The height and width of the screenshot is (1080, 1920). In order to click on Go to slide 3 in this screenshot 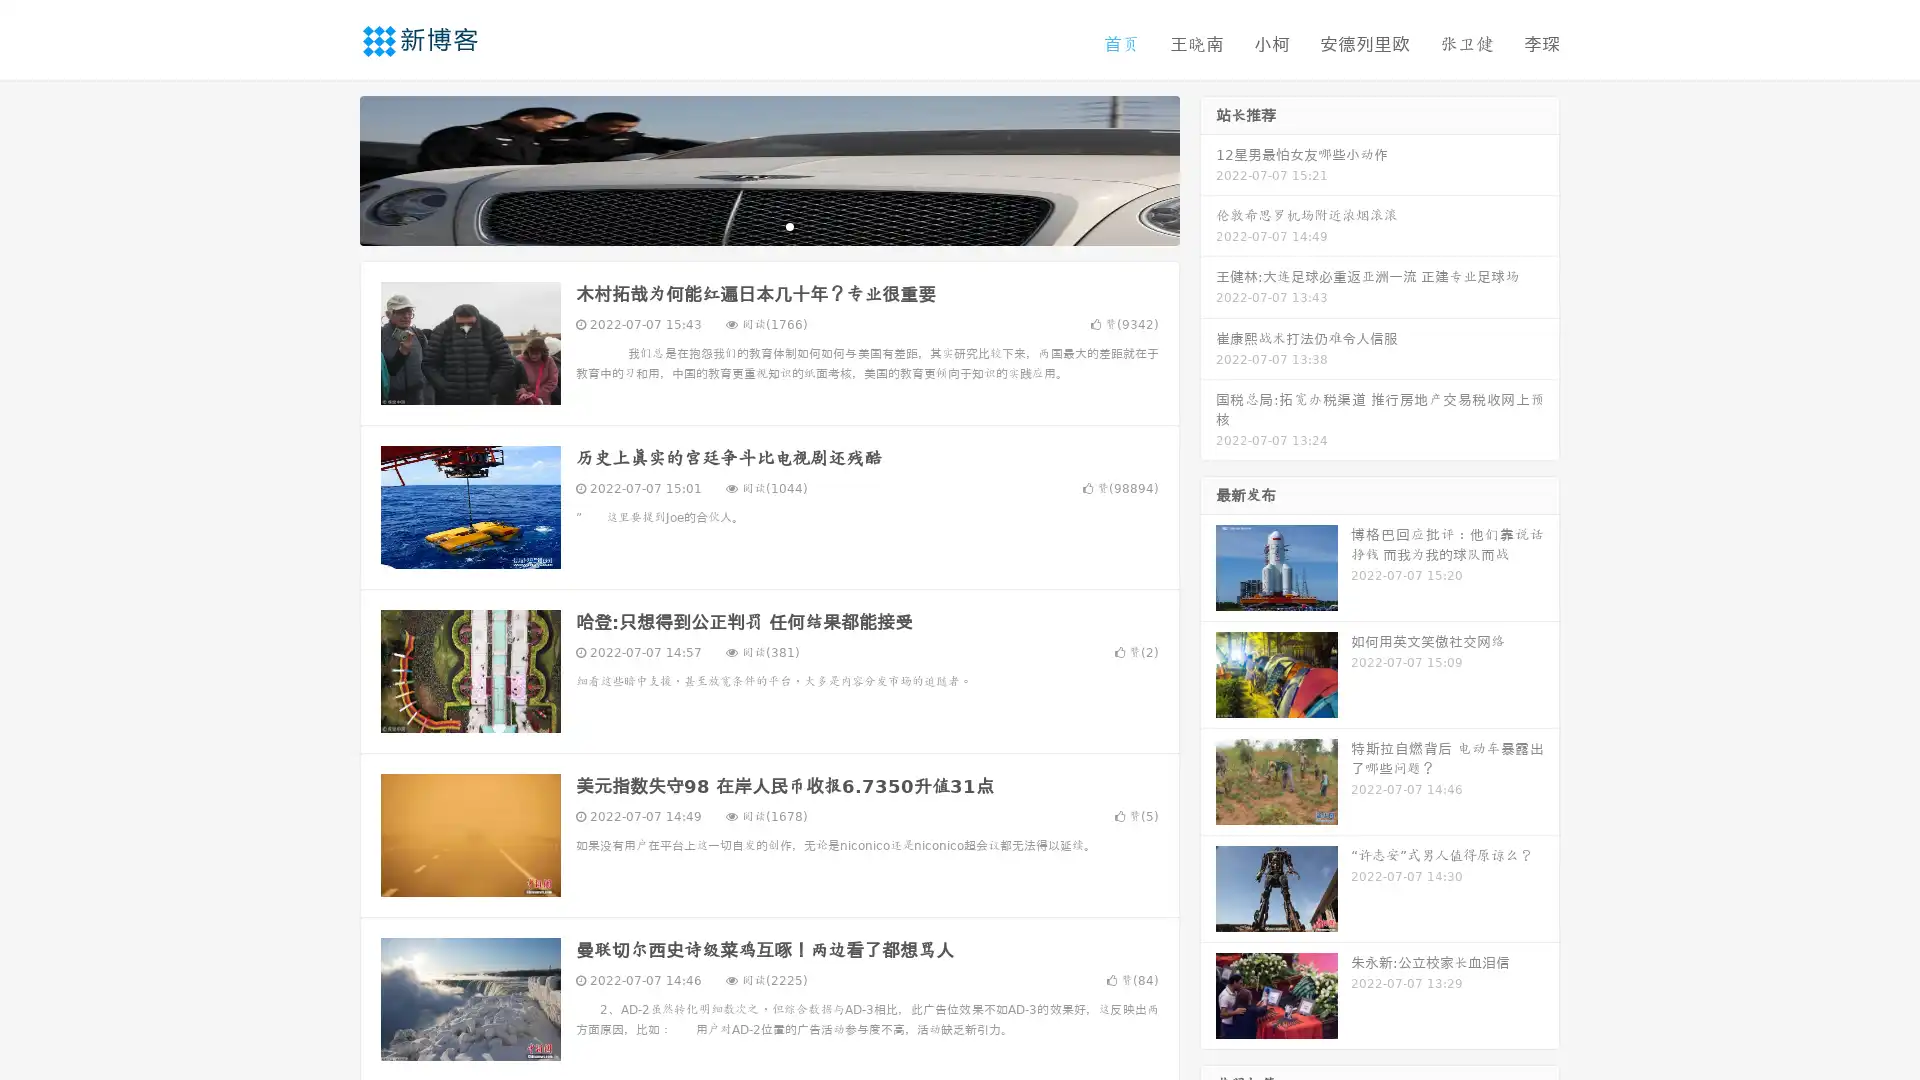, I will do `click(789, 225)`.